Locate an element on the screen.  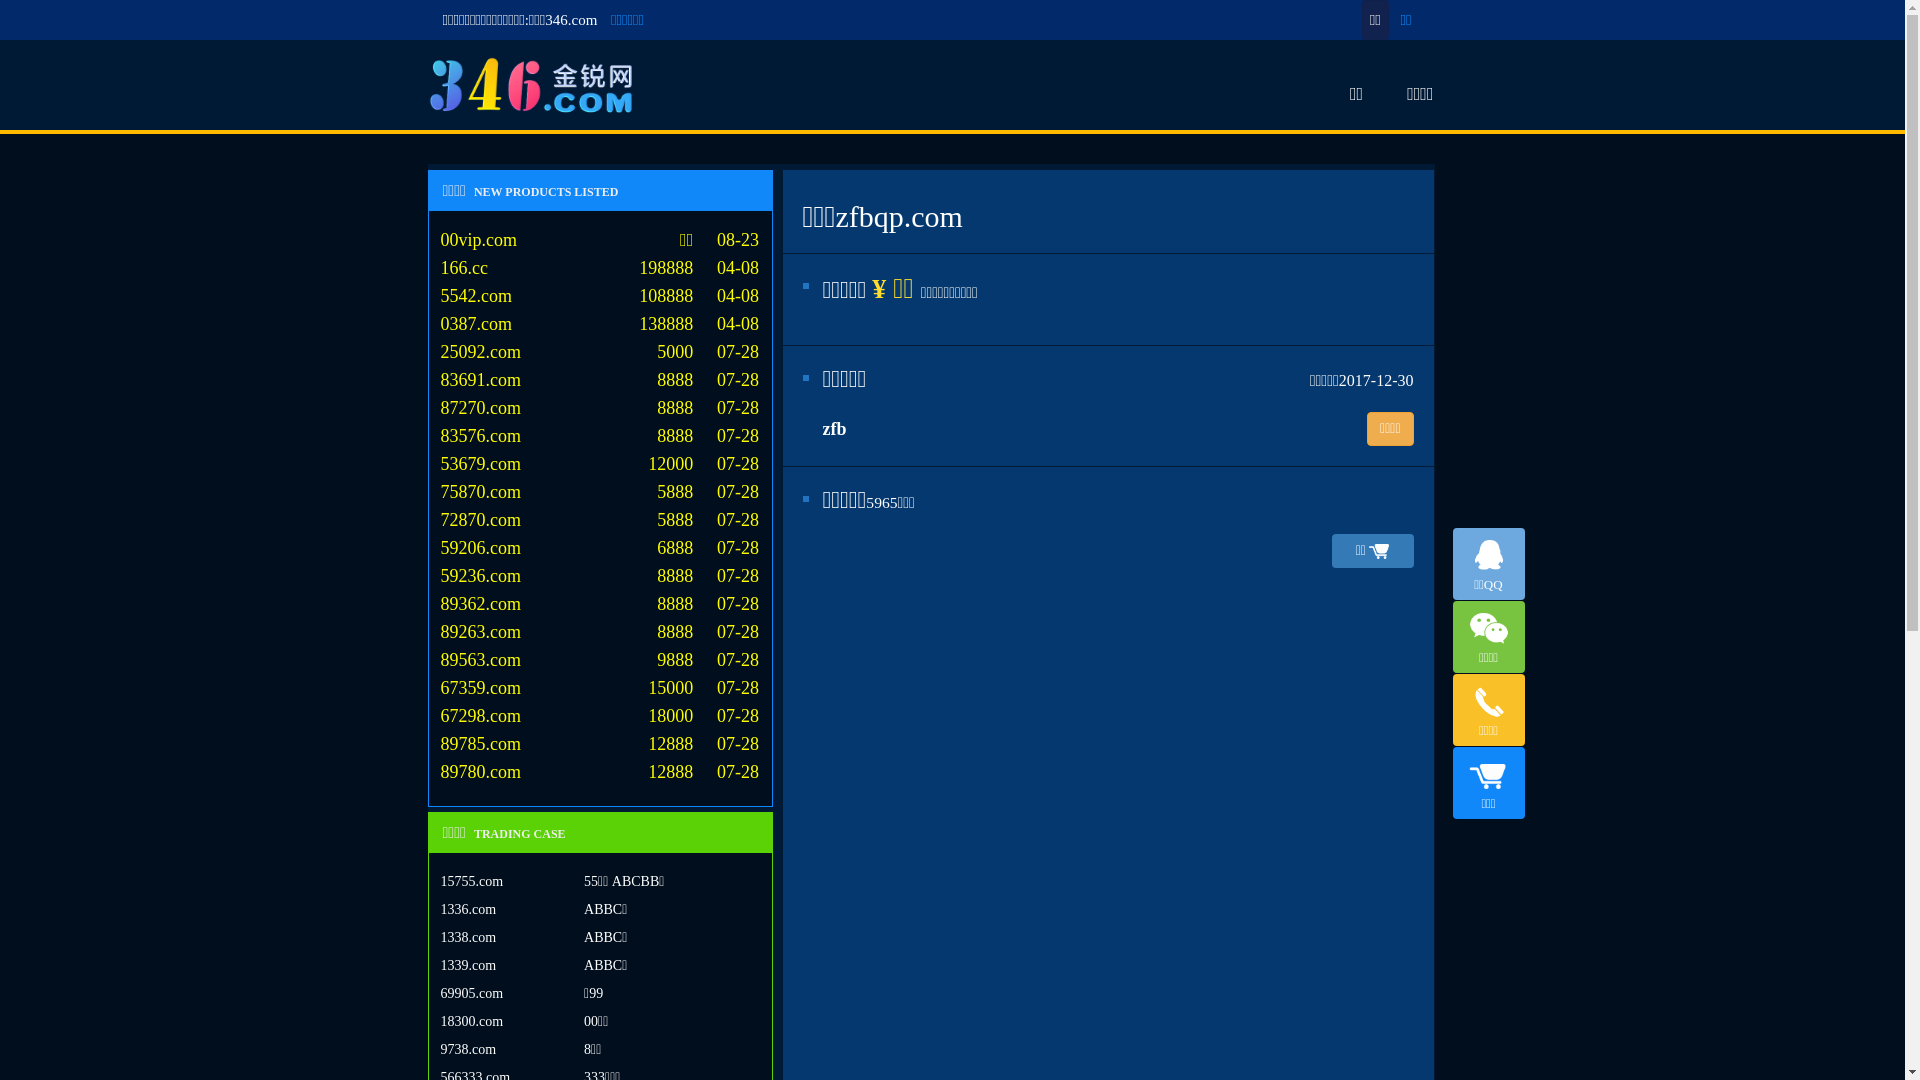
'89780.com 12888 07-28' is located at coordinates (598, 778).